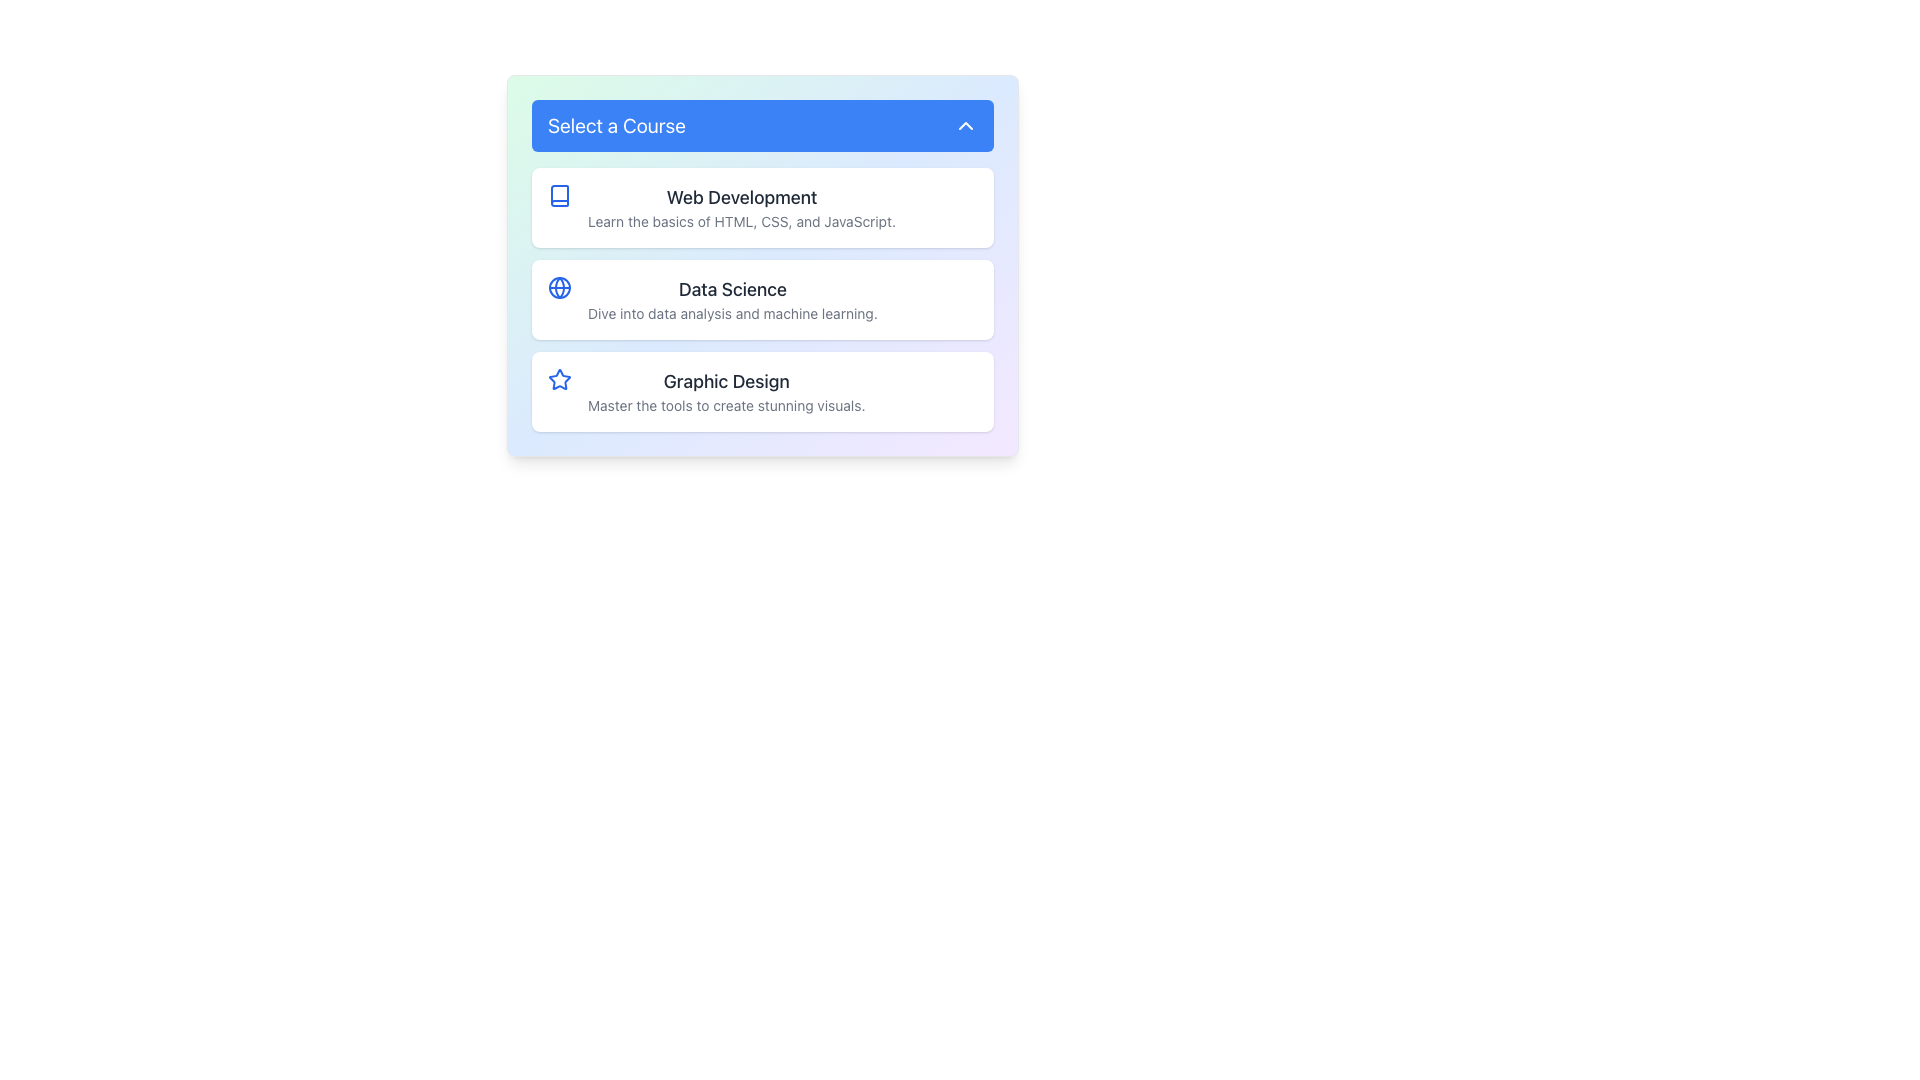 Image resolution: width=1920 pixels, height=1080 pixels. Describe the element at coordinates (965, 126) in the screenshot. I see `the chevron up arrow icon located in the right portion of the 'Select a Course' blue header bar` at that location.